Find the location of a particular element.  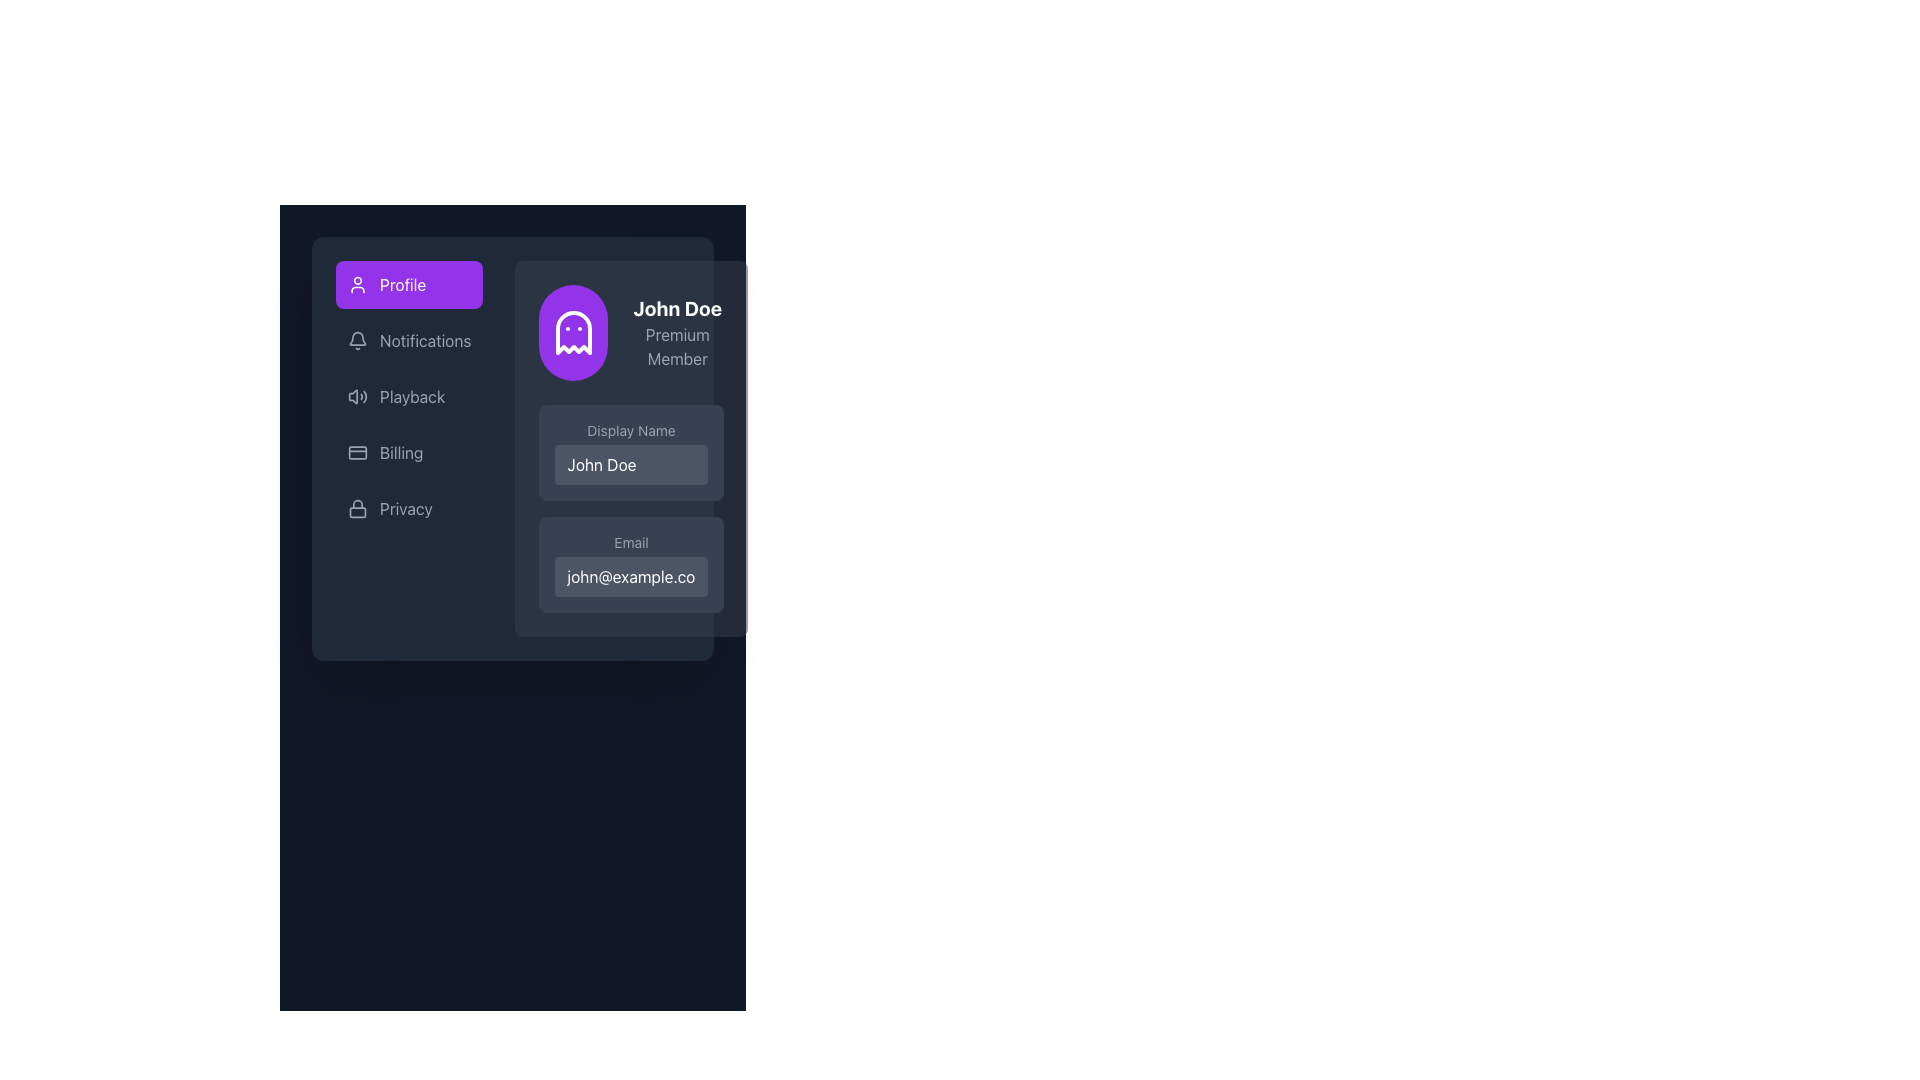

the text input field labeled 'Display Name' which has a dark gray background and contains the value 'John Doe' is located at coordinates (630, 465).